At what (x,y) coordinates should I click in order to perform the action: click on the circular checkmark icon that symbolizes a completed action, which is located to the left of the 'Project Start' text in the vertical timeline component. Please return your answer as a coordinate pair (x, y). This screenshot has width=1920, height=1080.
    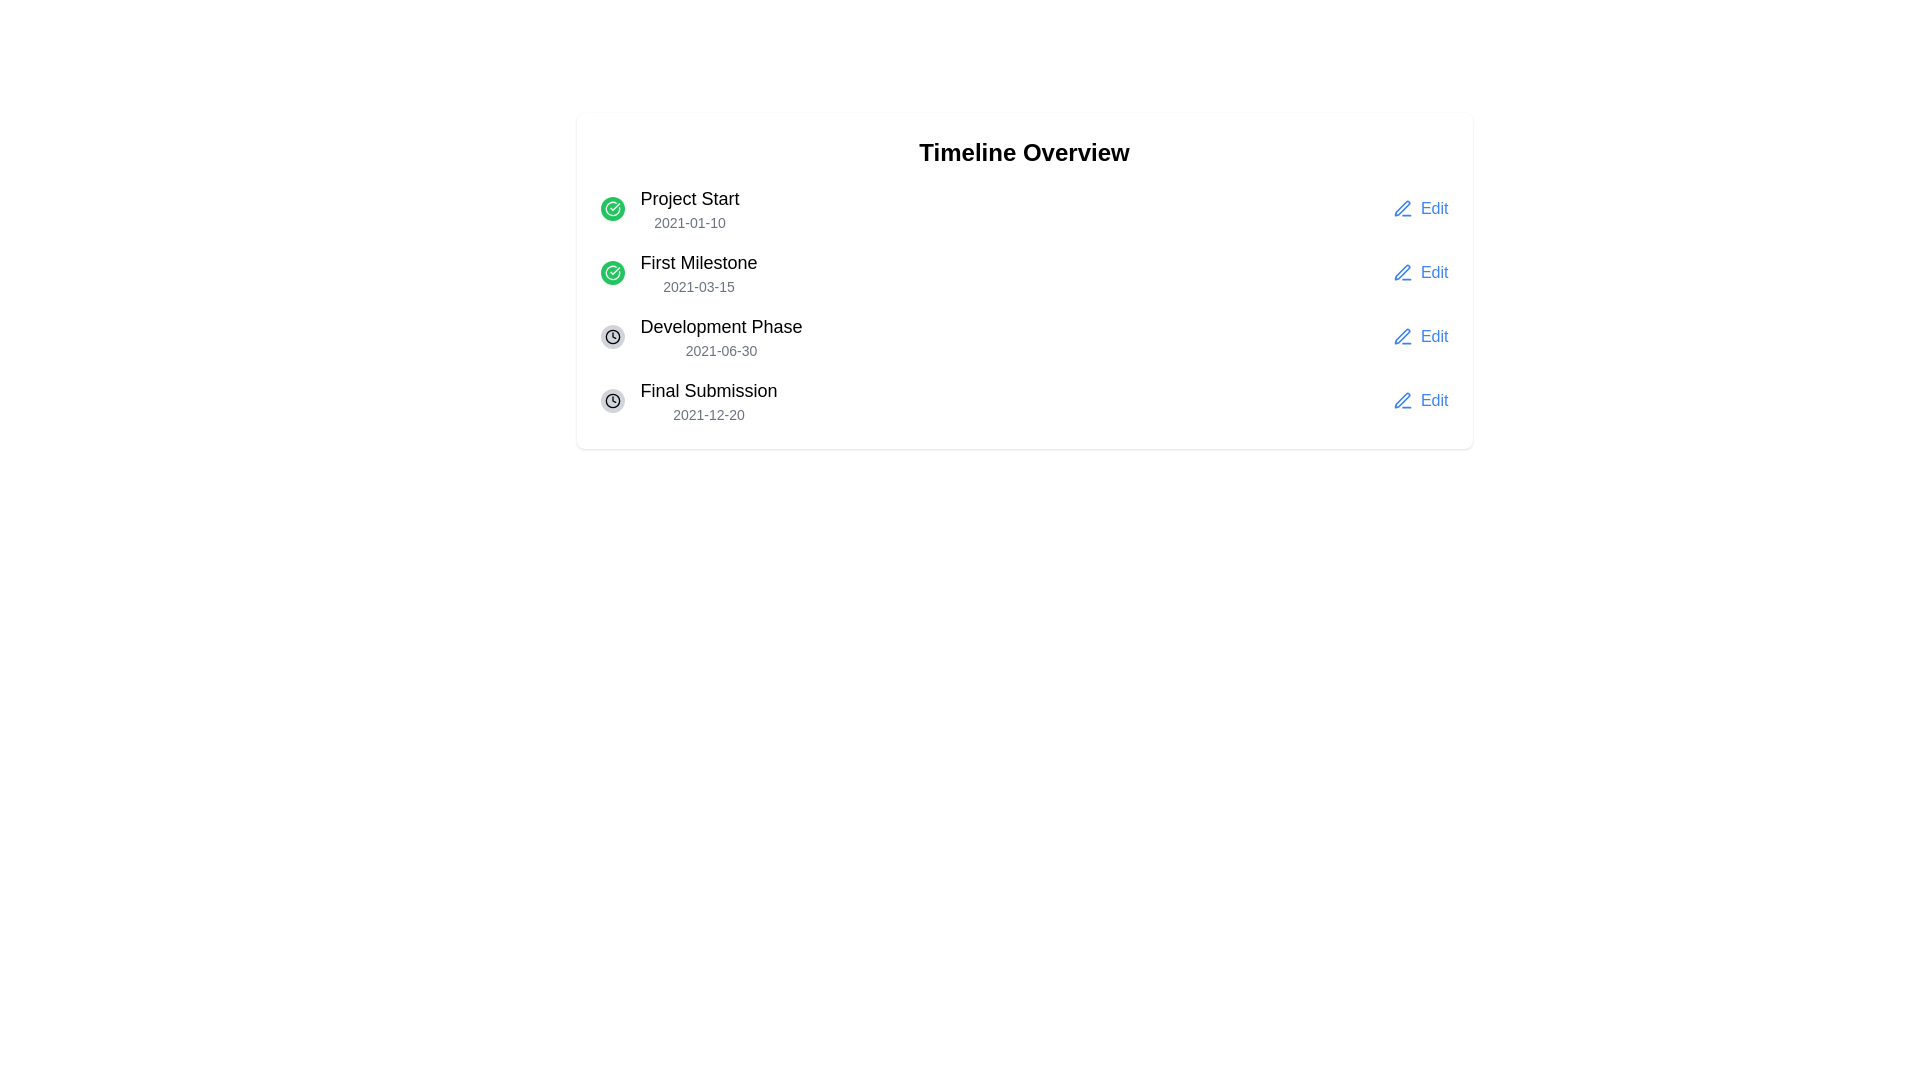
    Looking at the image, I should click on (611, 273).